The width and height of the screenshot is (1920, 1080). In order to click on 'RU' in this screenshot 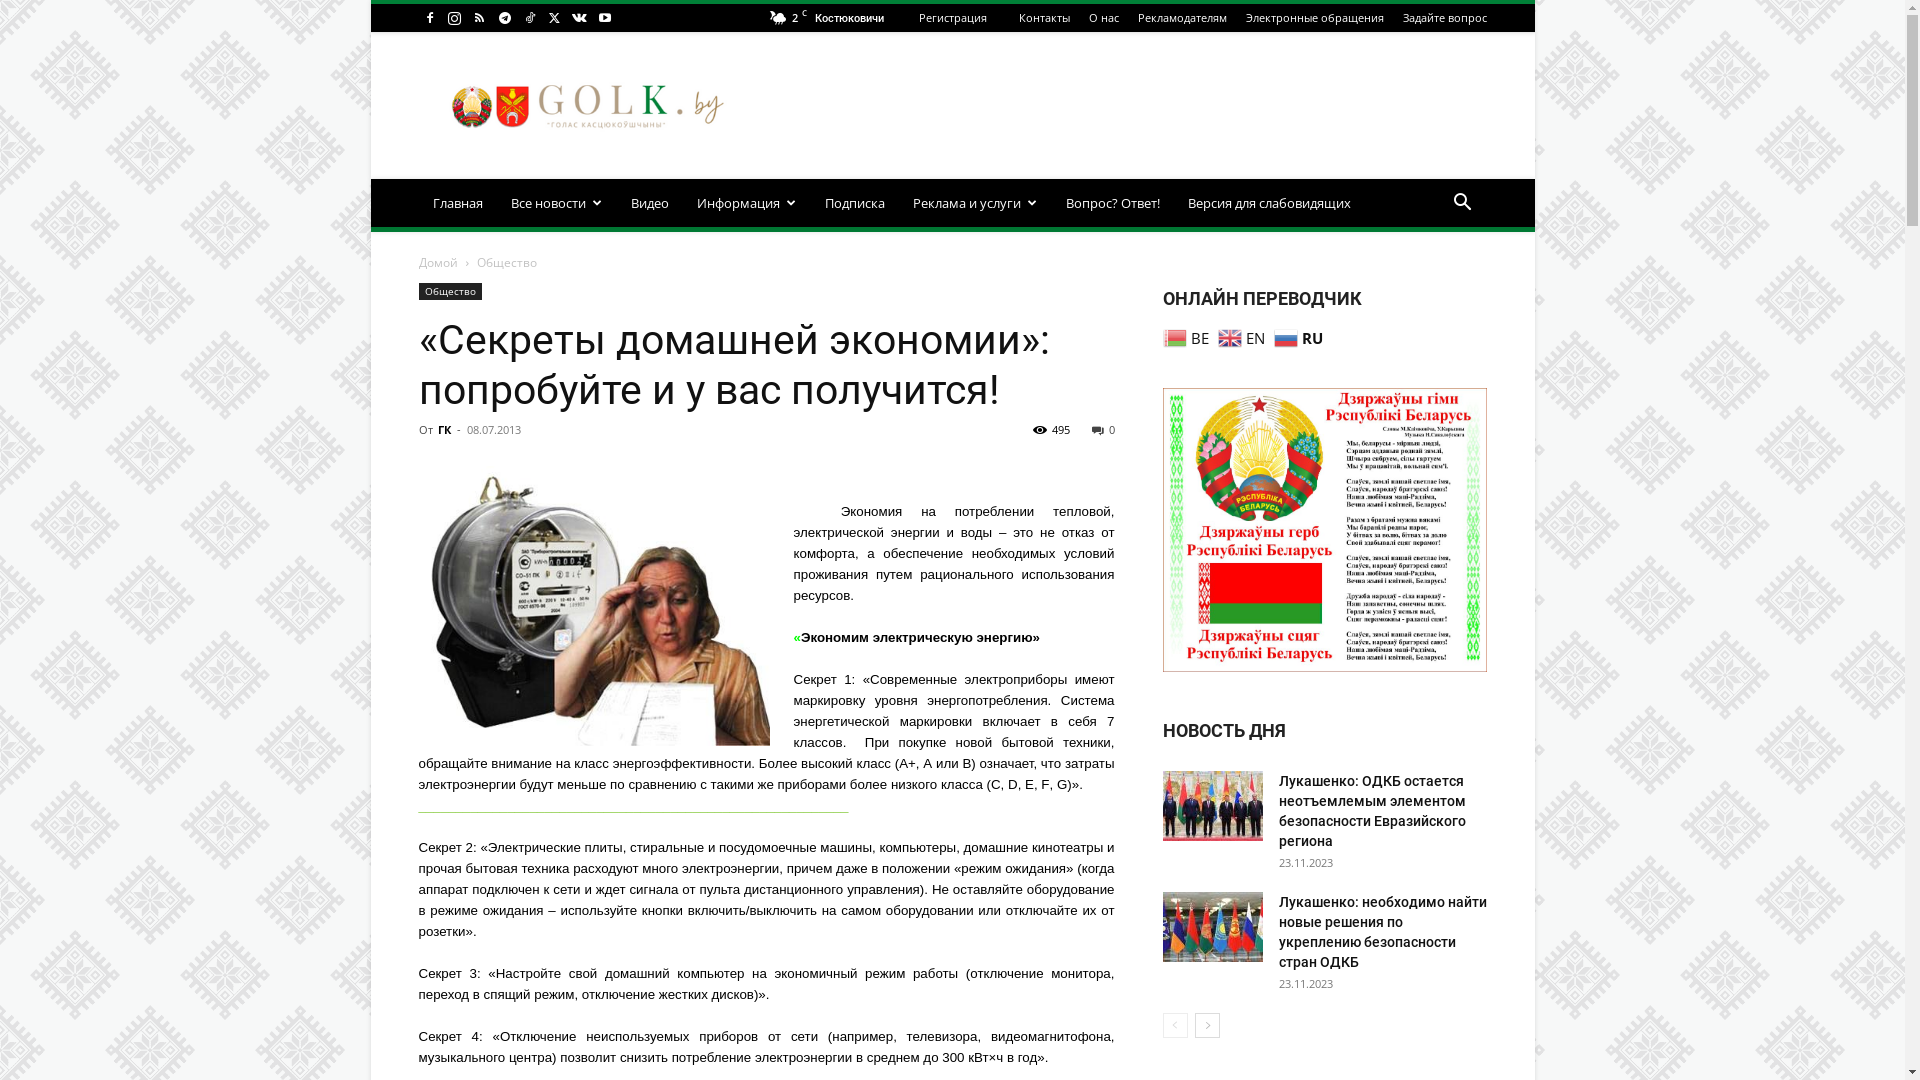, I will do `click(1272, 335)`.